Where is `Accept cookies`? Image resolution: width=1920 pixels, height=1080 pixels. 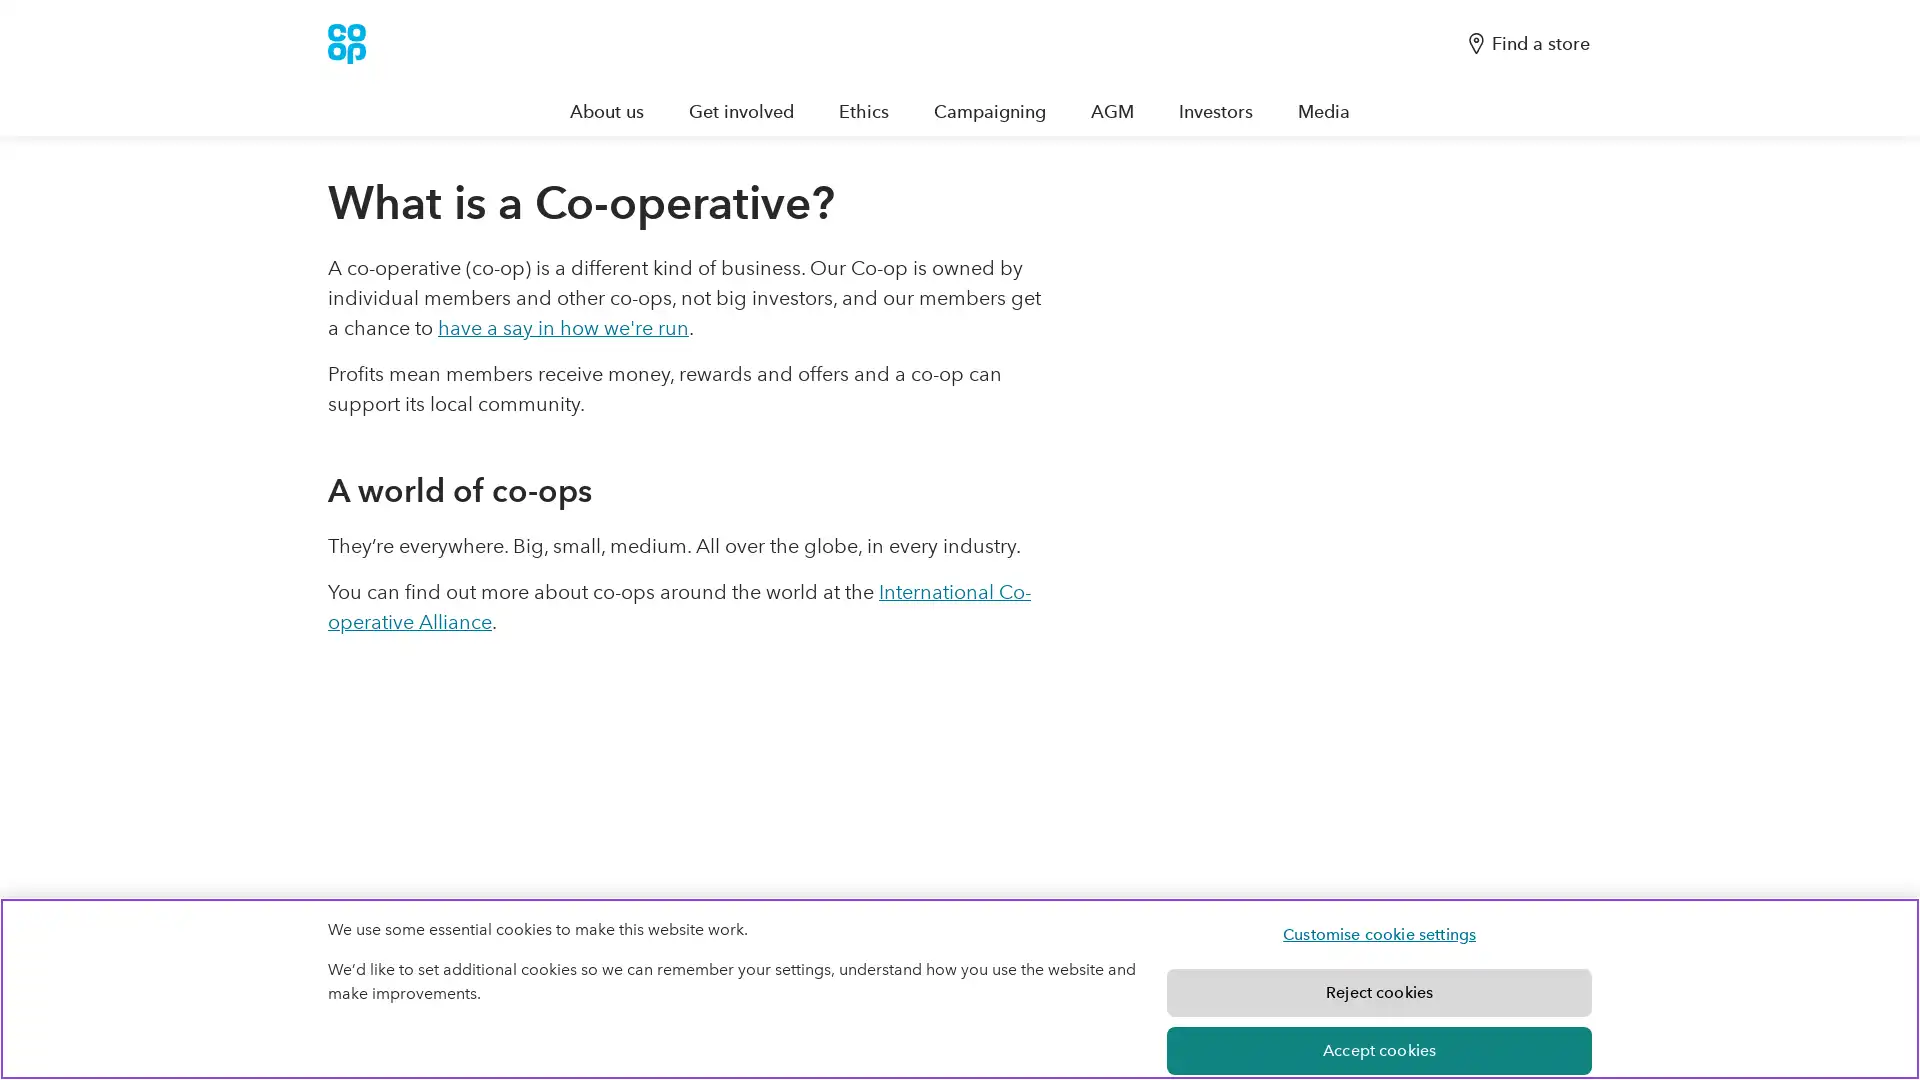
Accept cookies is located at coordinates (1377, 1049).